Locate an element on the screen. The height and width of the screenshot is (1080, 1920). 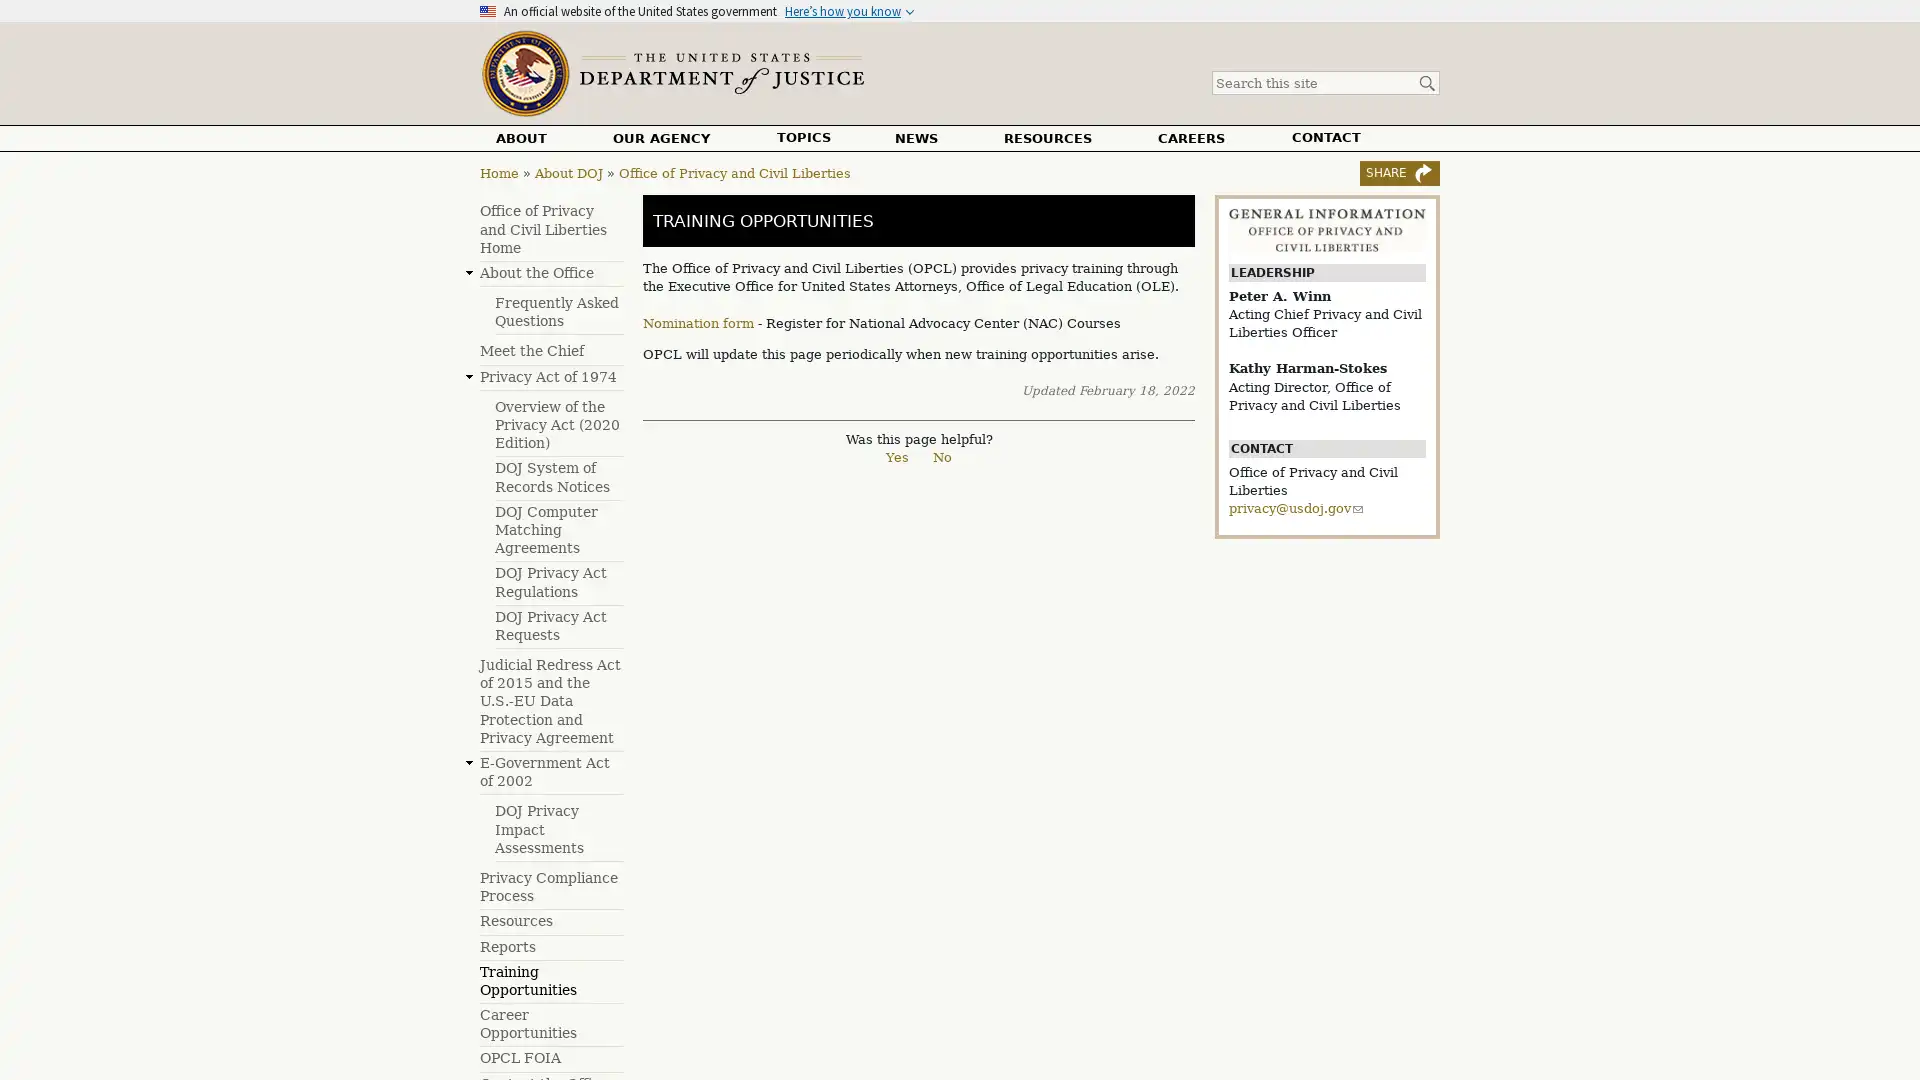
Search is located at coordinates (1425, 83).